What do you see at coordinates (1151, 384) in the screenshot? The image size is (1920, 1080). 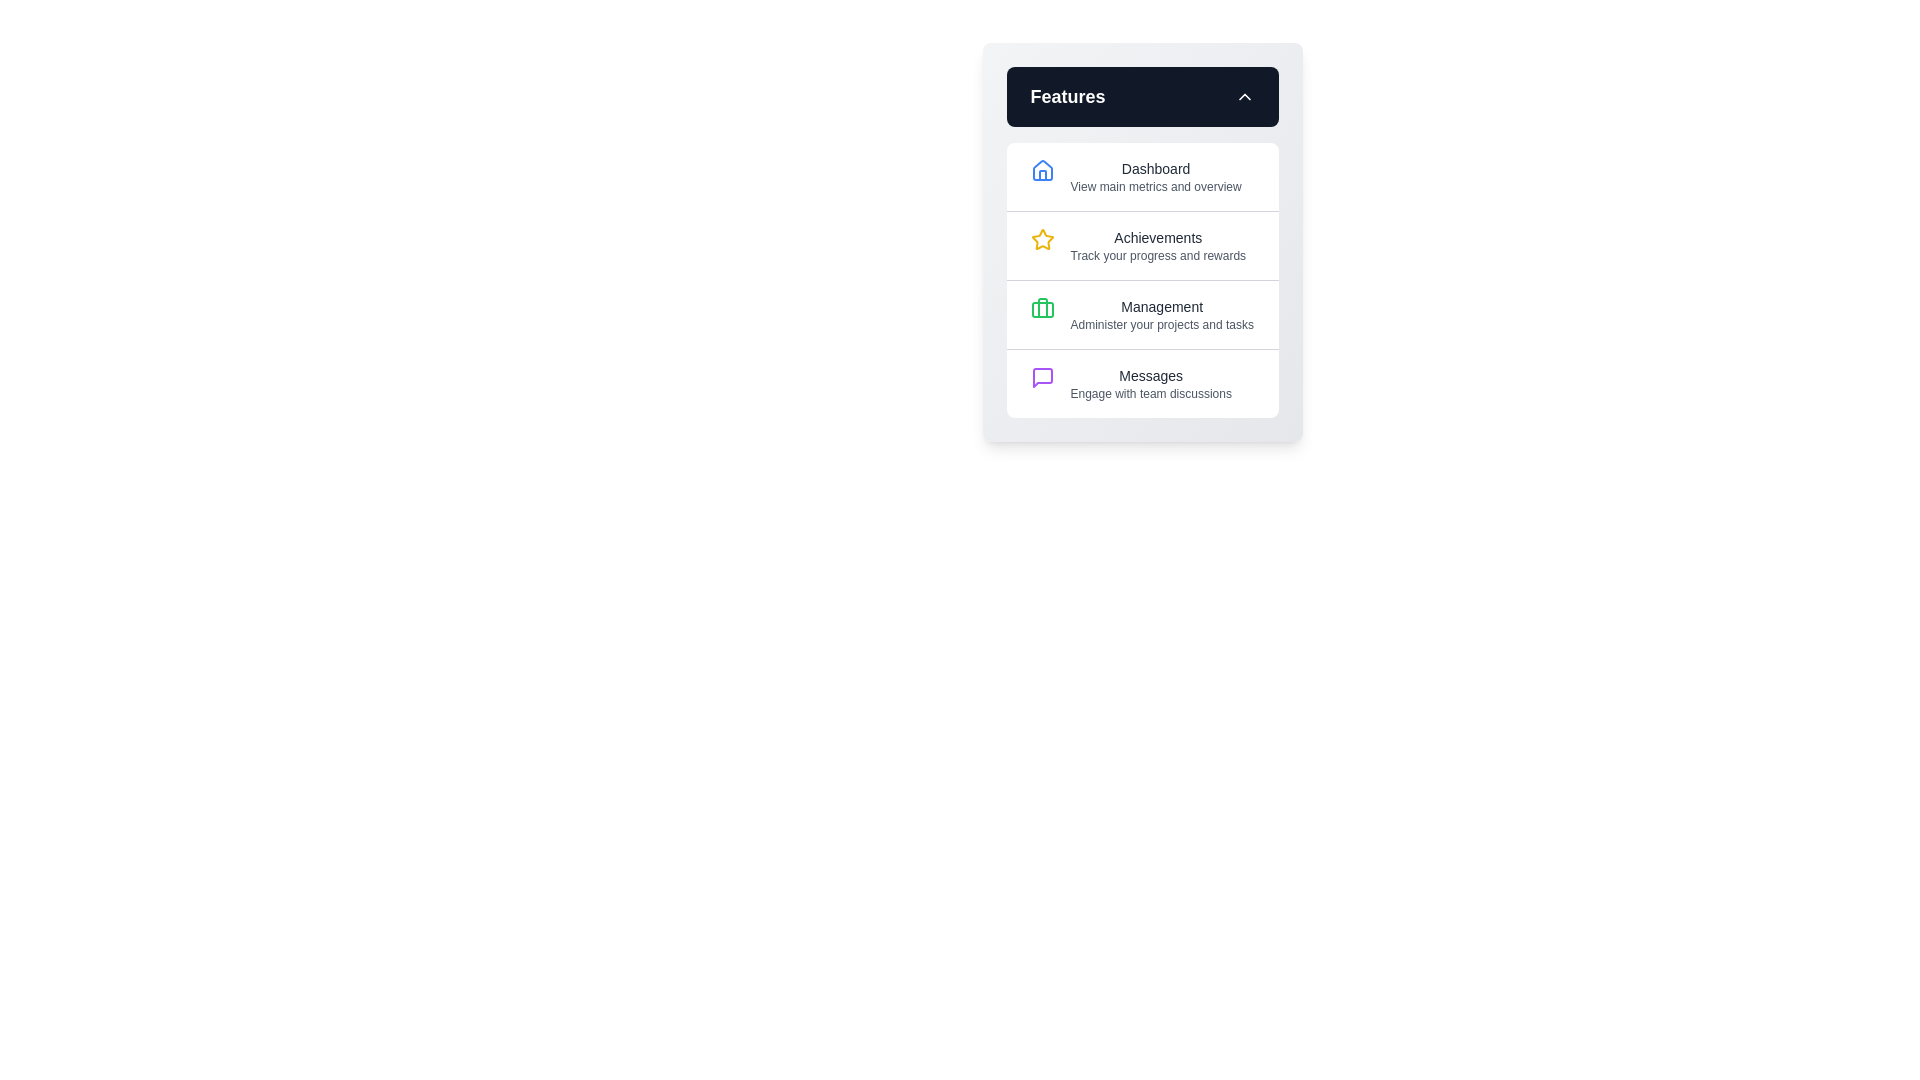 I see `the 'Messages' text block, which features a title styled in medium-weight dark grey and a subtitle in smaller light grey` at bounding box center [1151, 384].